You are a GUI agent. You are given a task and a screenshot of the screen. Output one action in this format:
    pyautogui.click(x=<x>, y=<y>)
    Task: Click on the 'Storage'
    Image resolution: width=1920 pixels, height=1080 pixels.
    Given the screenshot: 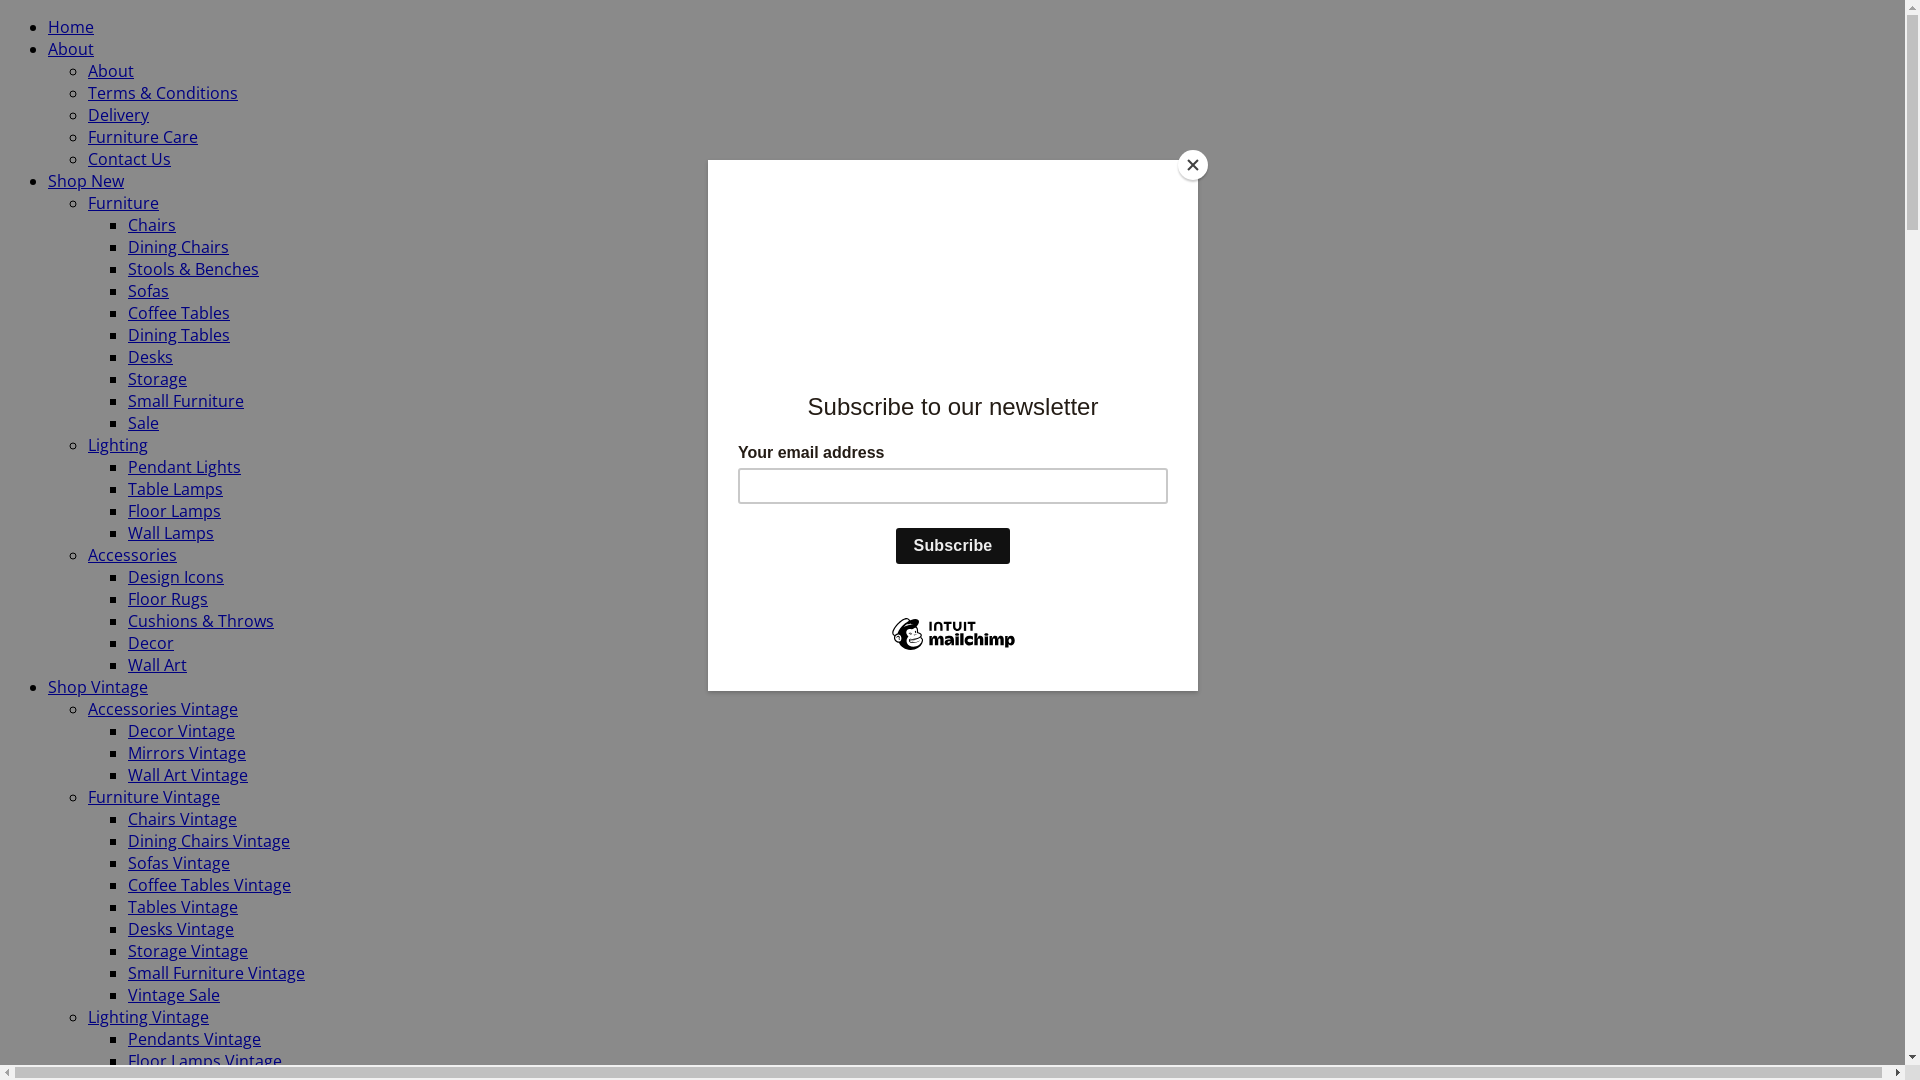 What is the action you would take?
    pyautogui.click(x=156, y=378)
    